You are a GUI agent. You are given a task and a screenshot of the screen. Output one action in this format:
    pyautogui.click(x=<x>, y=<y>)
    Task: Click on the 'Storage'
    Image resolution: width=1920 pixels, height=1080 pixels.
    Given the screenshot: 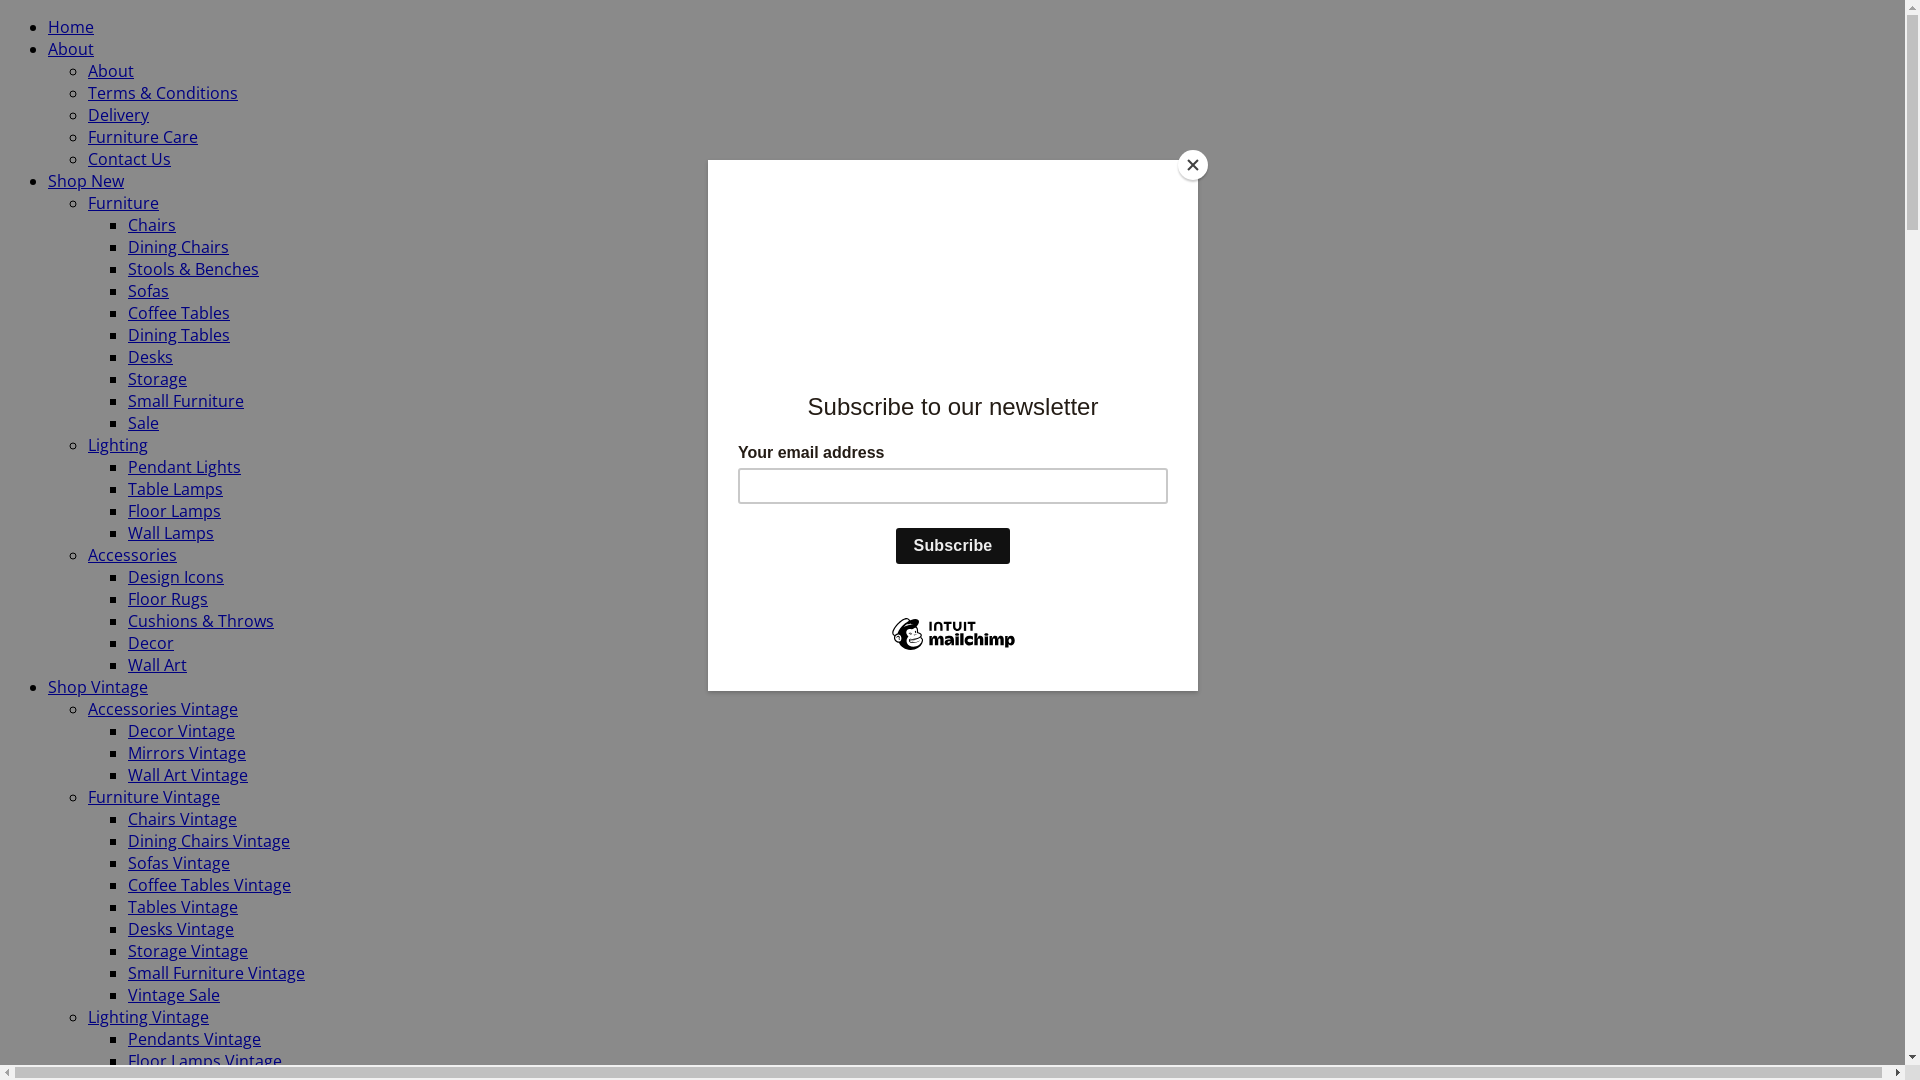 What is the action you would take?
    pyautogui.click(x=156, y=378)
    